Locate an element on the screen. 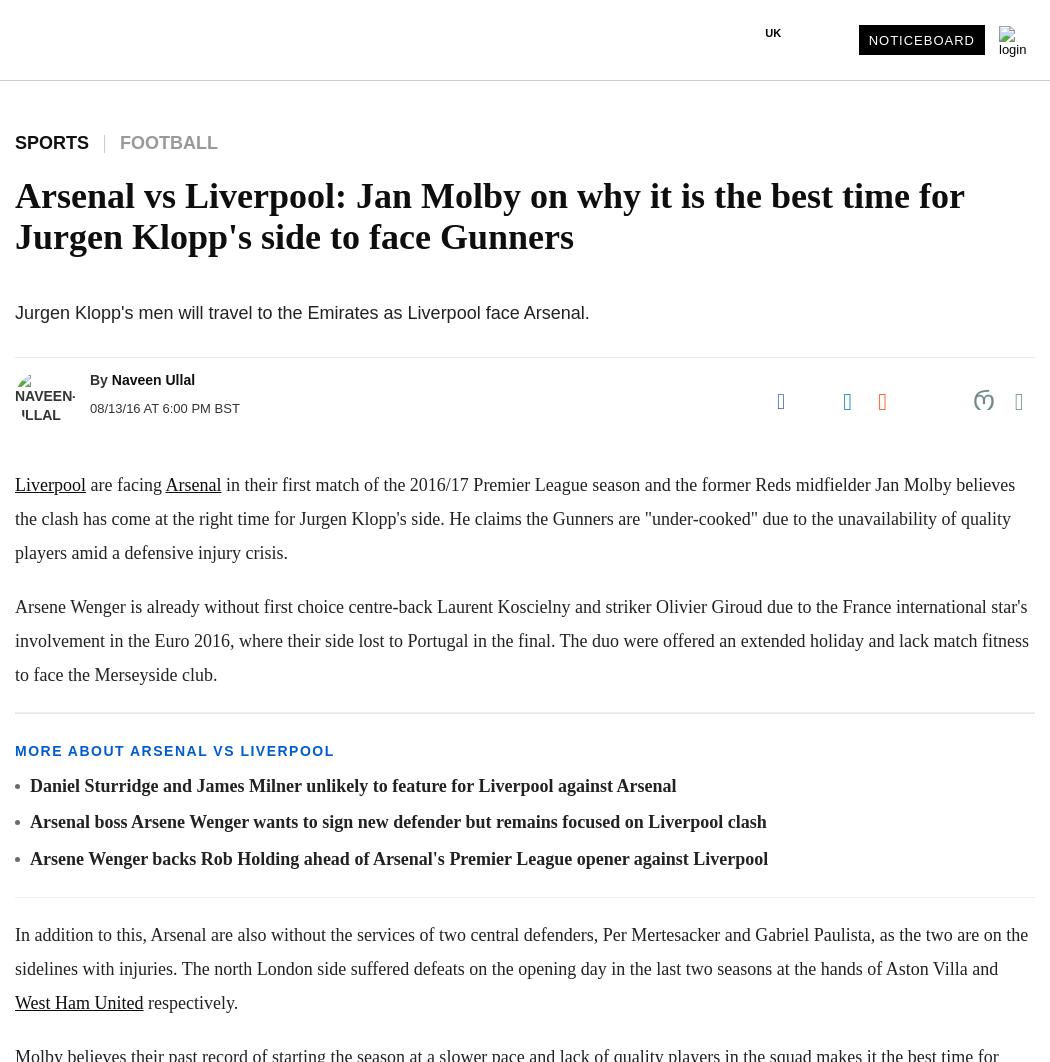 Image resolution: width=1050 pixels, height=1062 pixels. 'Arsenal vs Liverpool: Jan Molby on why it is the best time for Jurgen Klopp's side to face Gunners' is located at coordinates (488, 216).